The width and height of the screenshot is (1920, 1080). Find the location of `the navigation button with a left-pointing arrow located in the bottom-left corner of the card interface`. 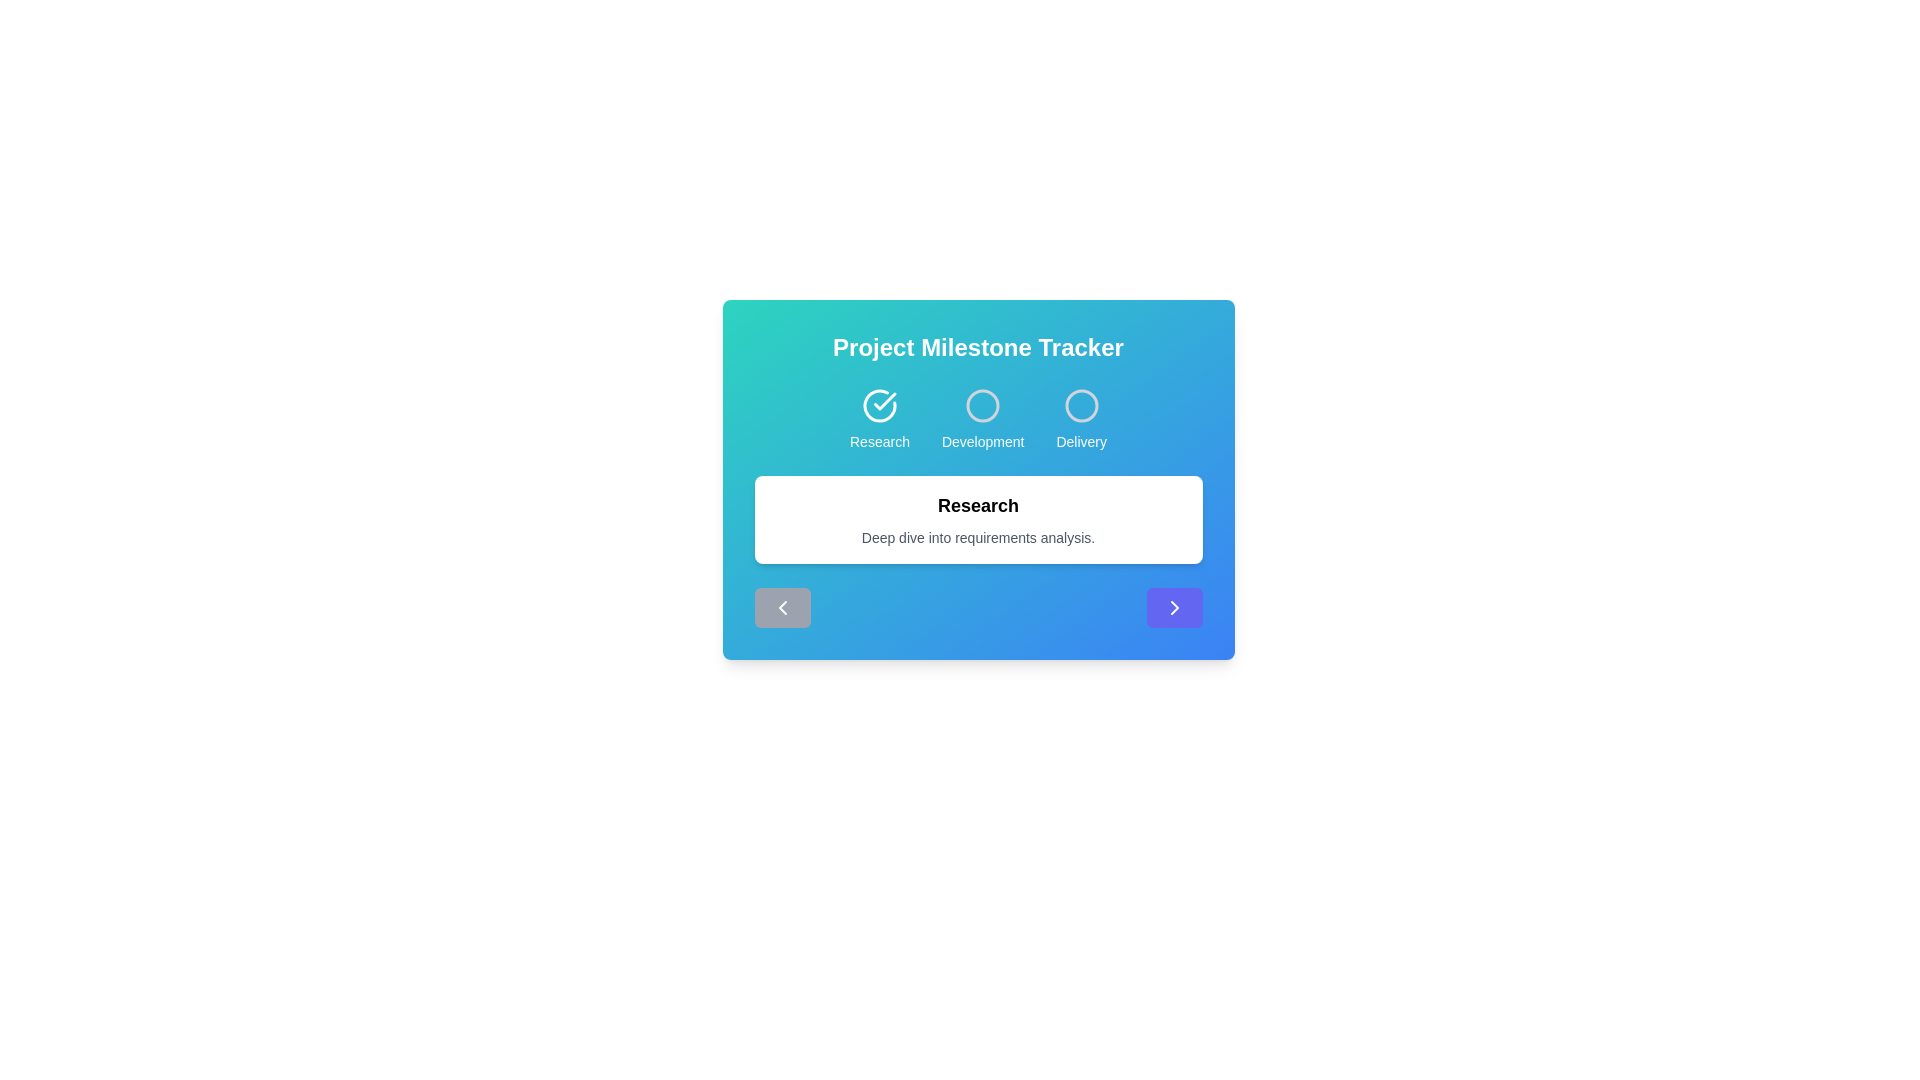

the navigation button with a left-pointing arrow located in the bottom-left corner of the card interface is located at coordinates (781, 607).